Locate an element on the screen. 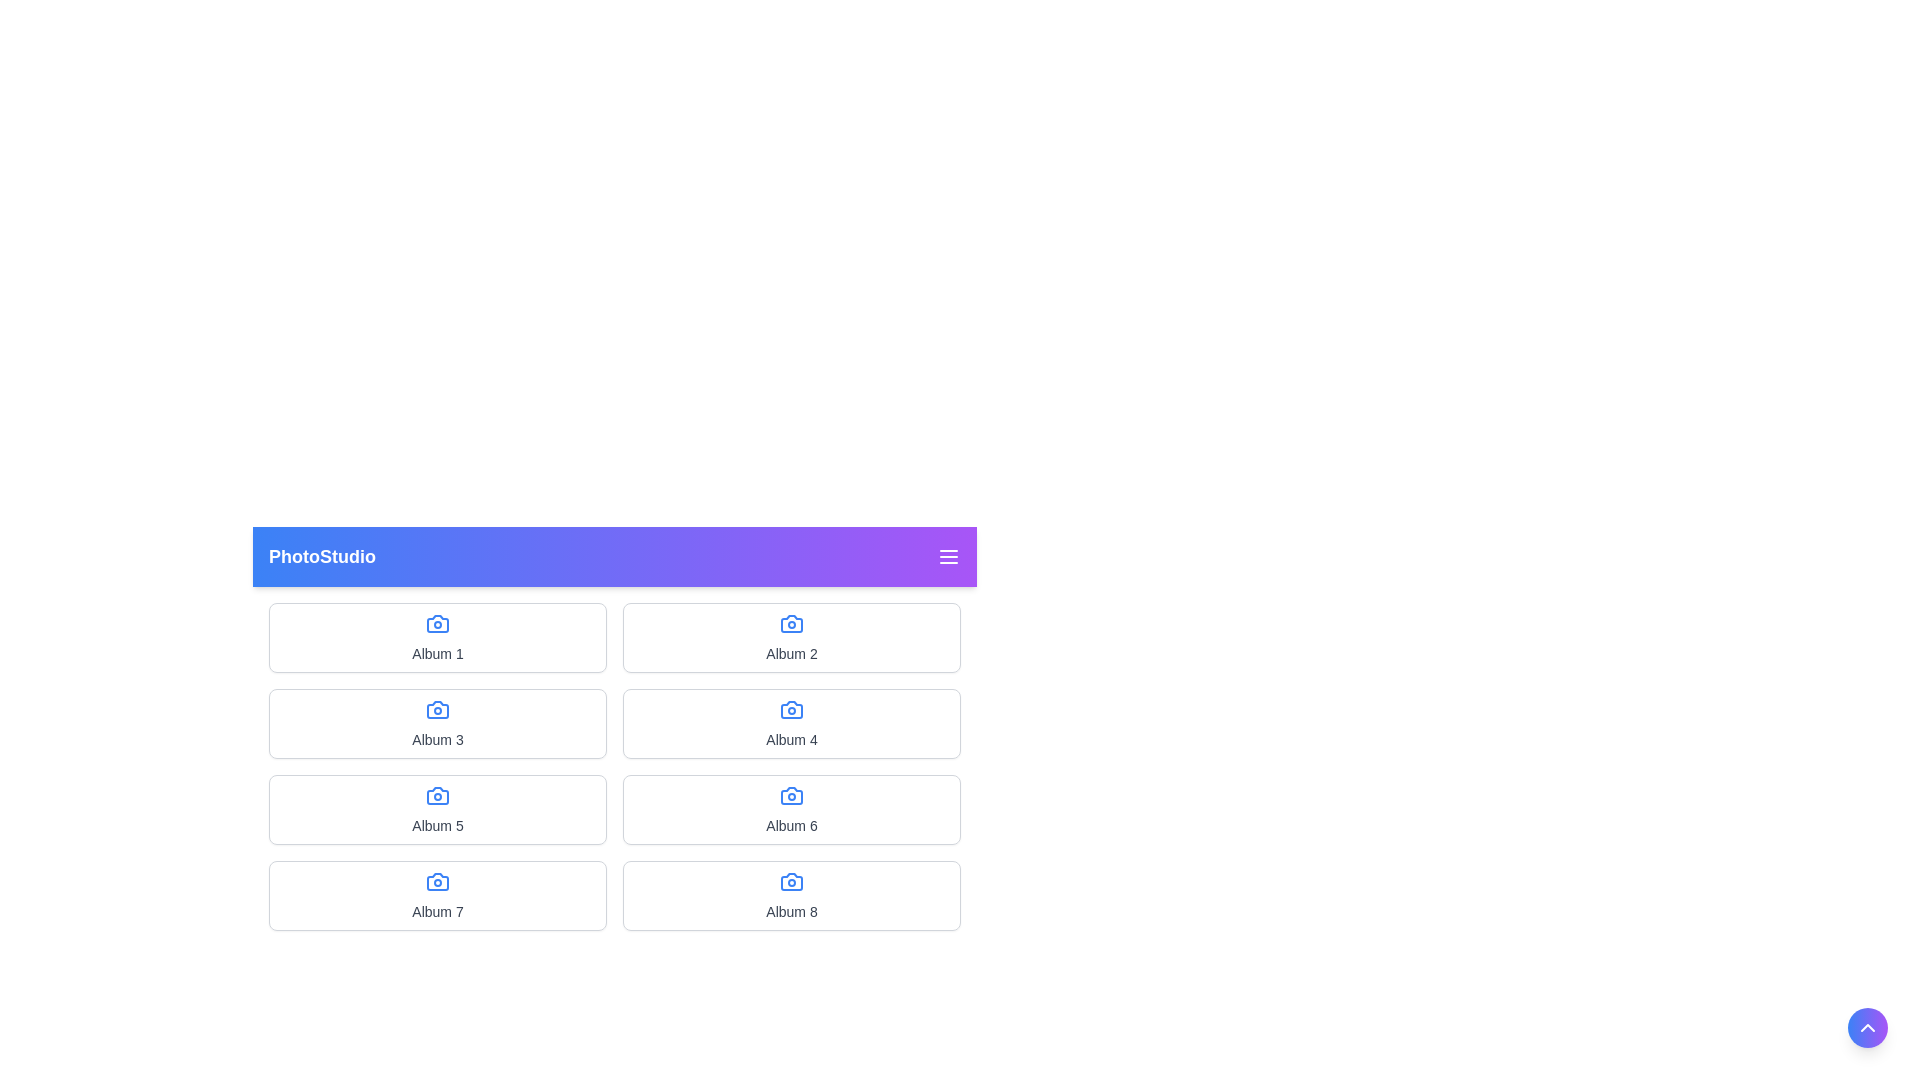 The width and height of the screenshot is (1920, 1080). the text label indicating the name or title of the album located in the third card of the left column in the grid layout is located at coordinates (436, 825).